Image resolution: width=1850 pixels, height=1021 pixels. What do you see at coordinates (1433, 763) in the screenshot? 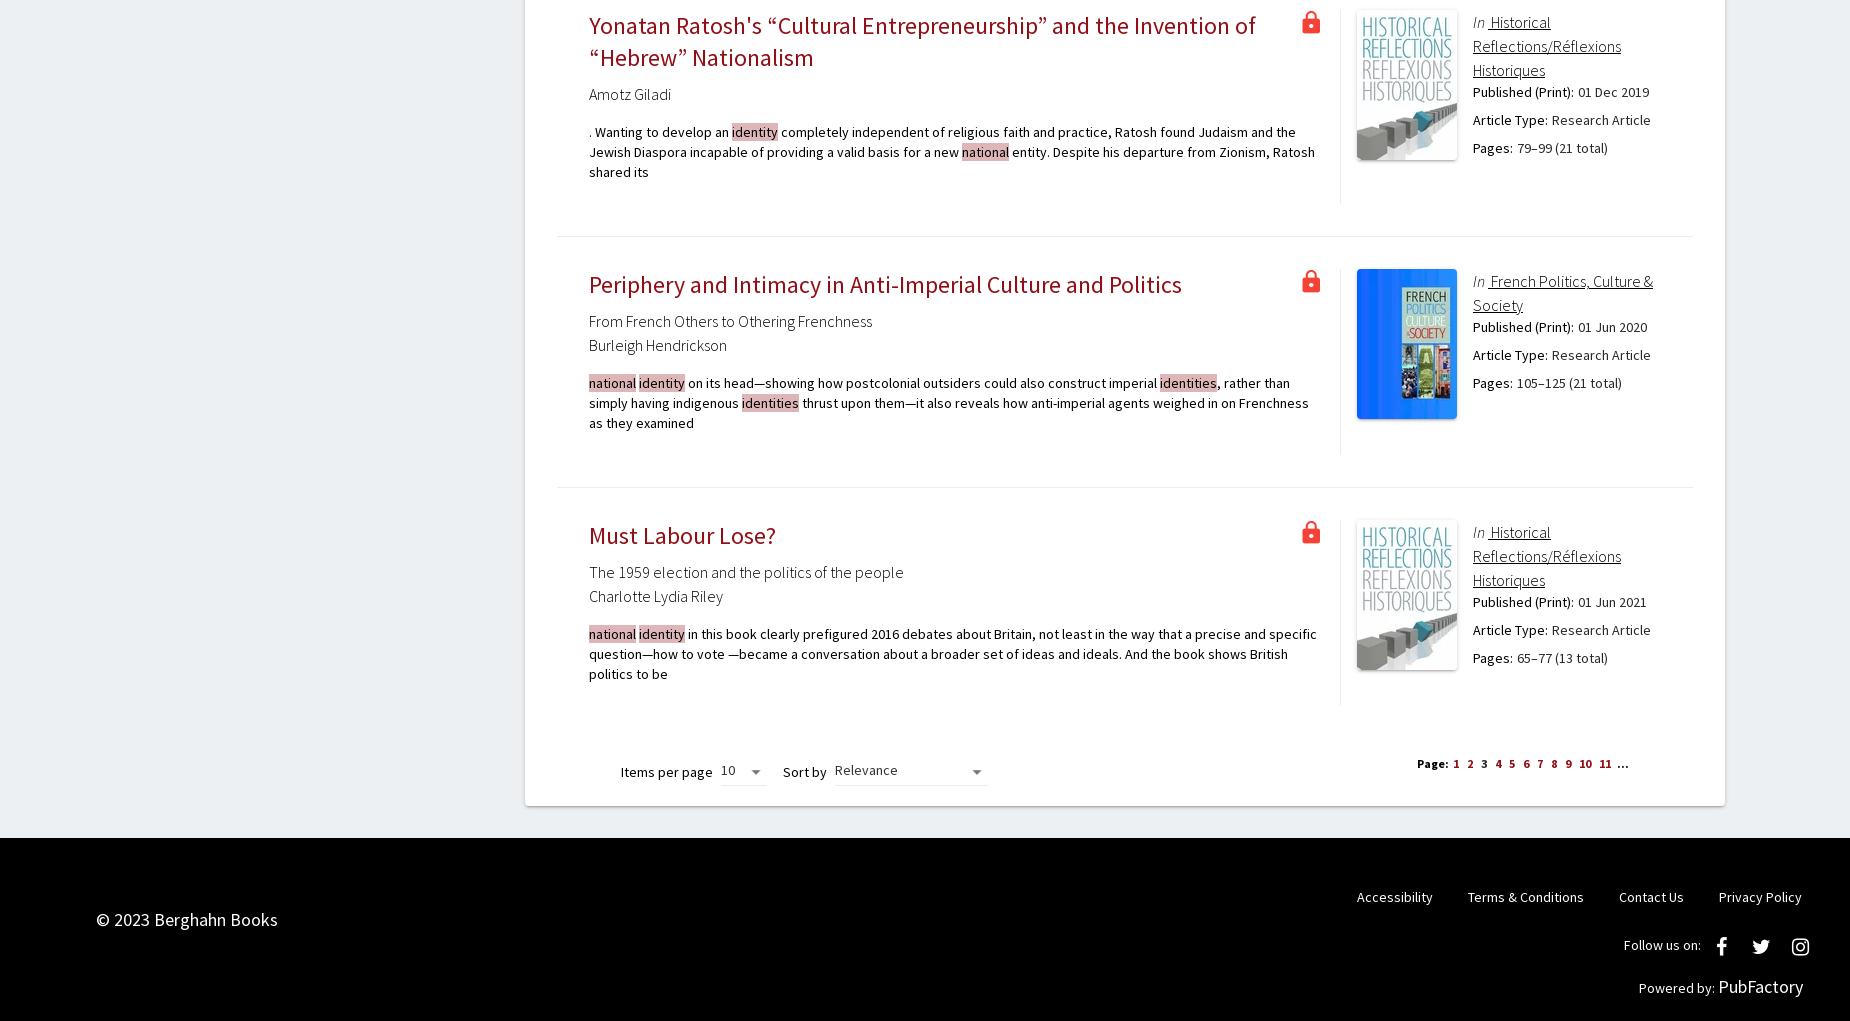
I see `'Page:'` at bounding box center [1433, 763].